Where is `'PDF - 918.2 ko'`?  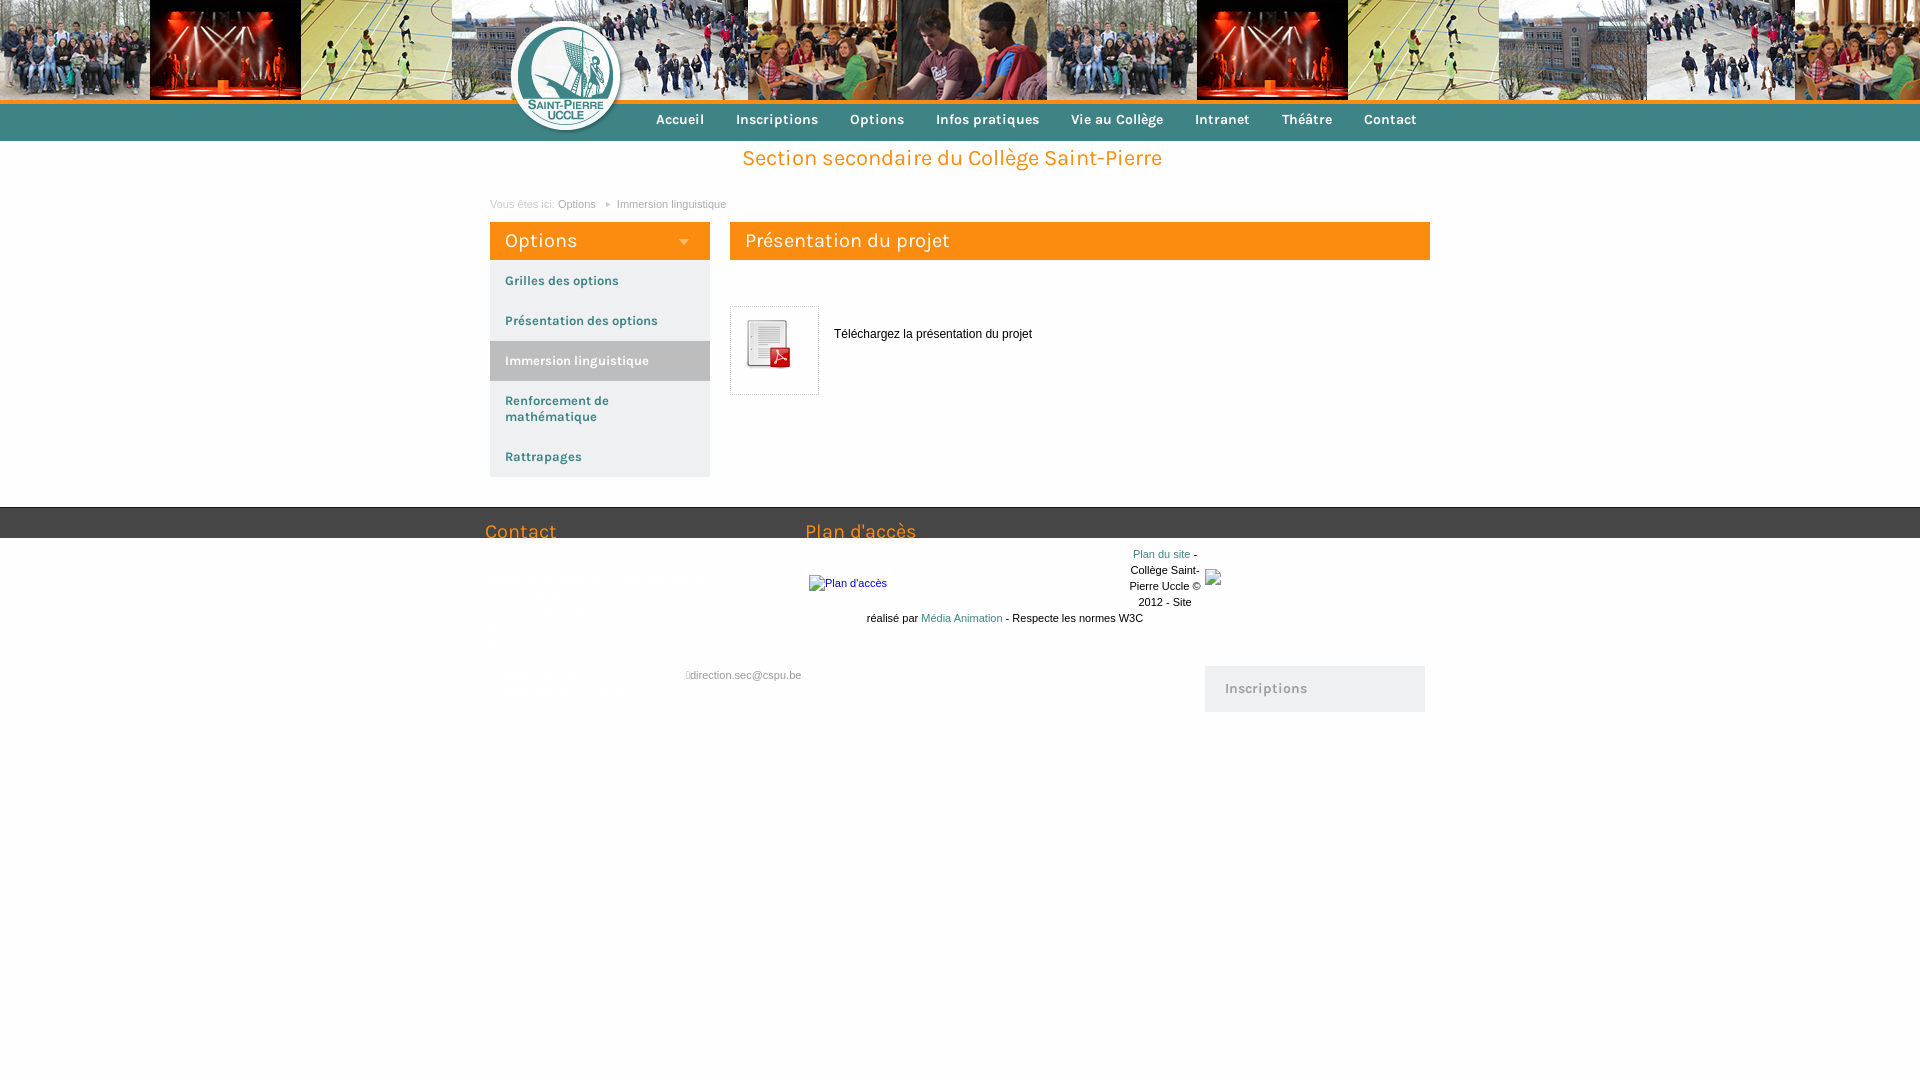 'PDF - 918.2 ko' is located at coordinates (739, 380).